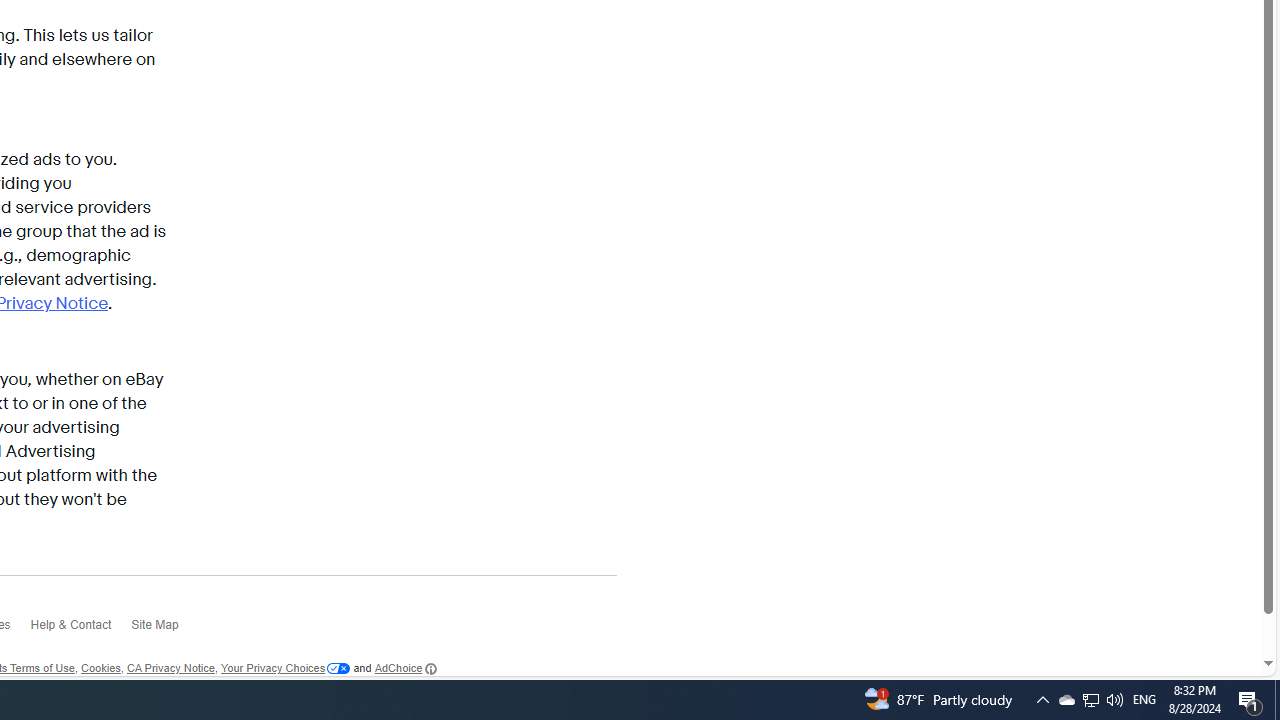 The width and height of the screenshot is (1280, 720). What do you see at coordinates (164, 630) in the screenshot?
I see `'Site Map'` at bounding box center [164, 630].